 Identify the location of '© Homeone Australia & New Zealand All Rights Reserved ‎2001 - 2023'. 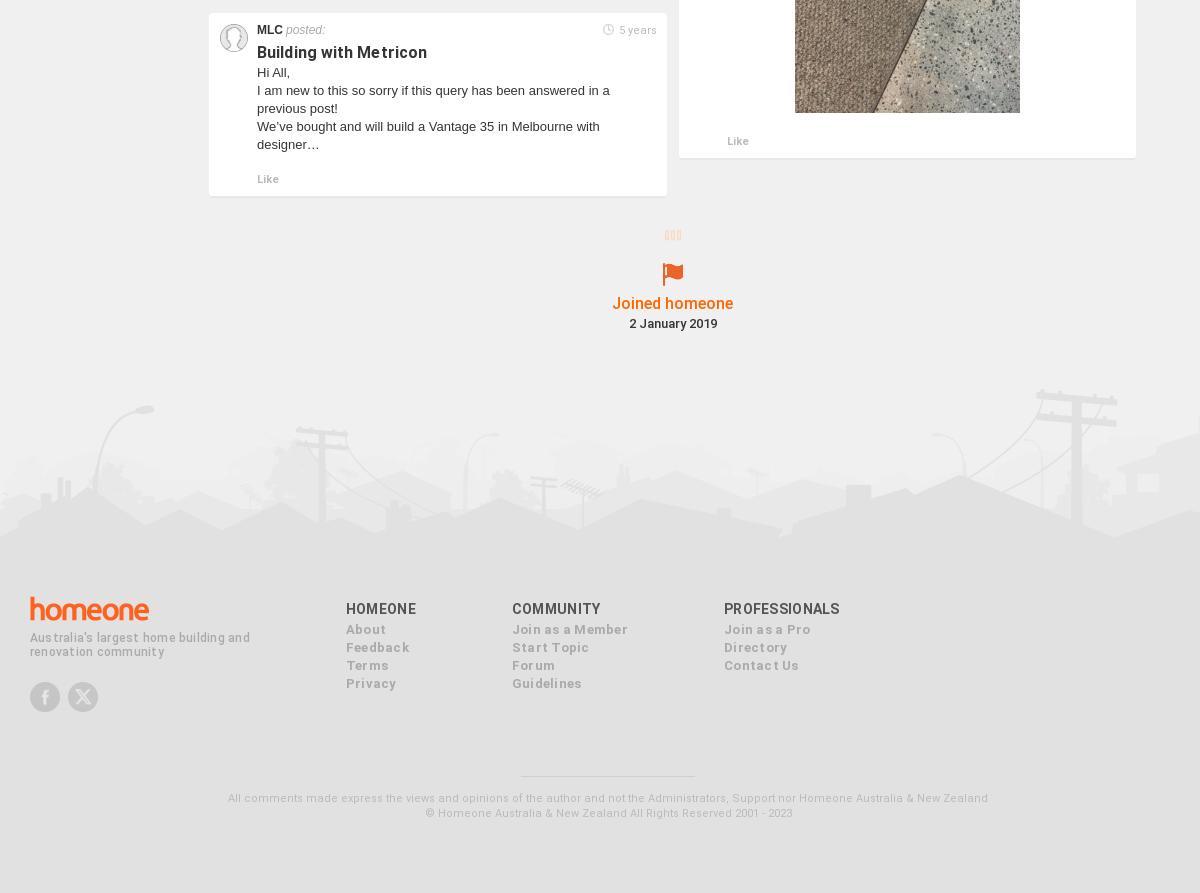
(607, 780).